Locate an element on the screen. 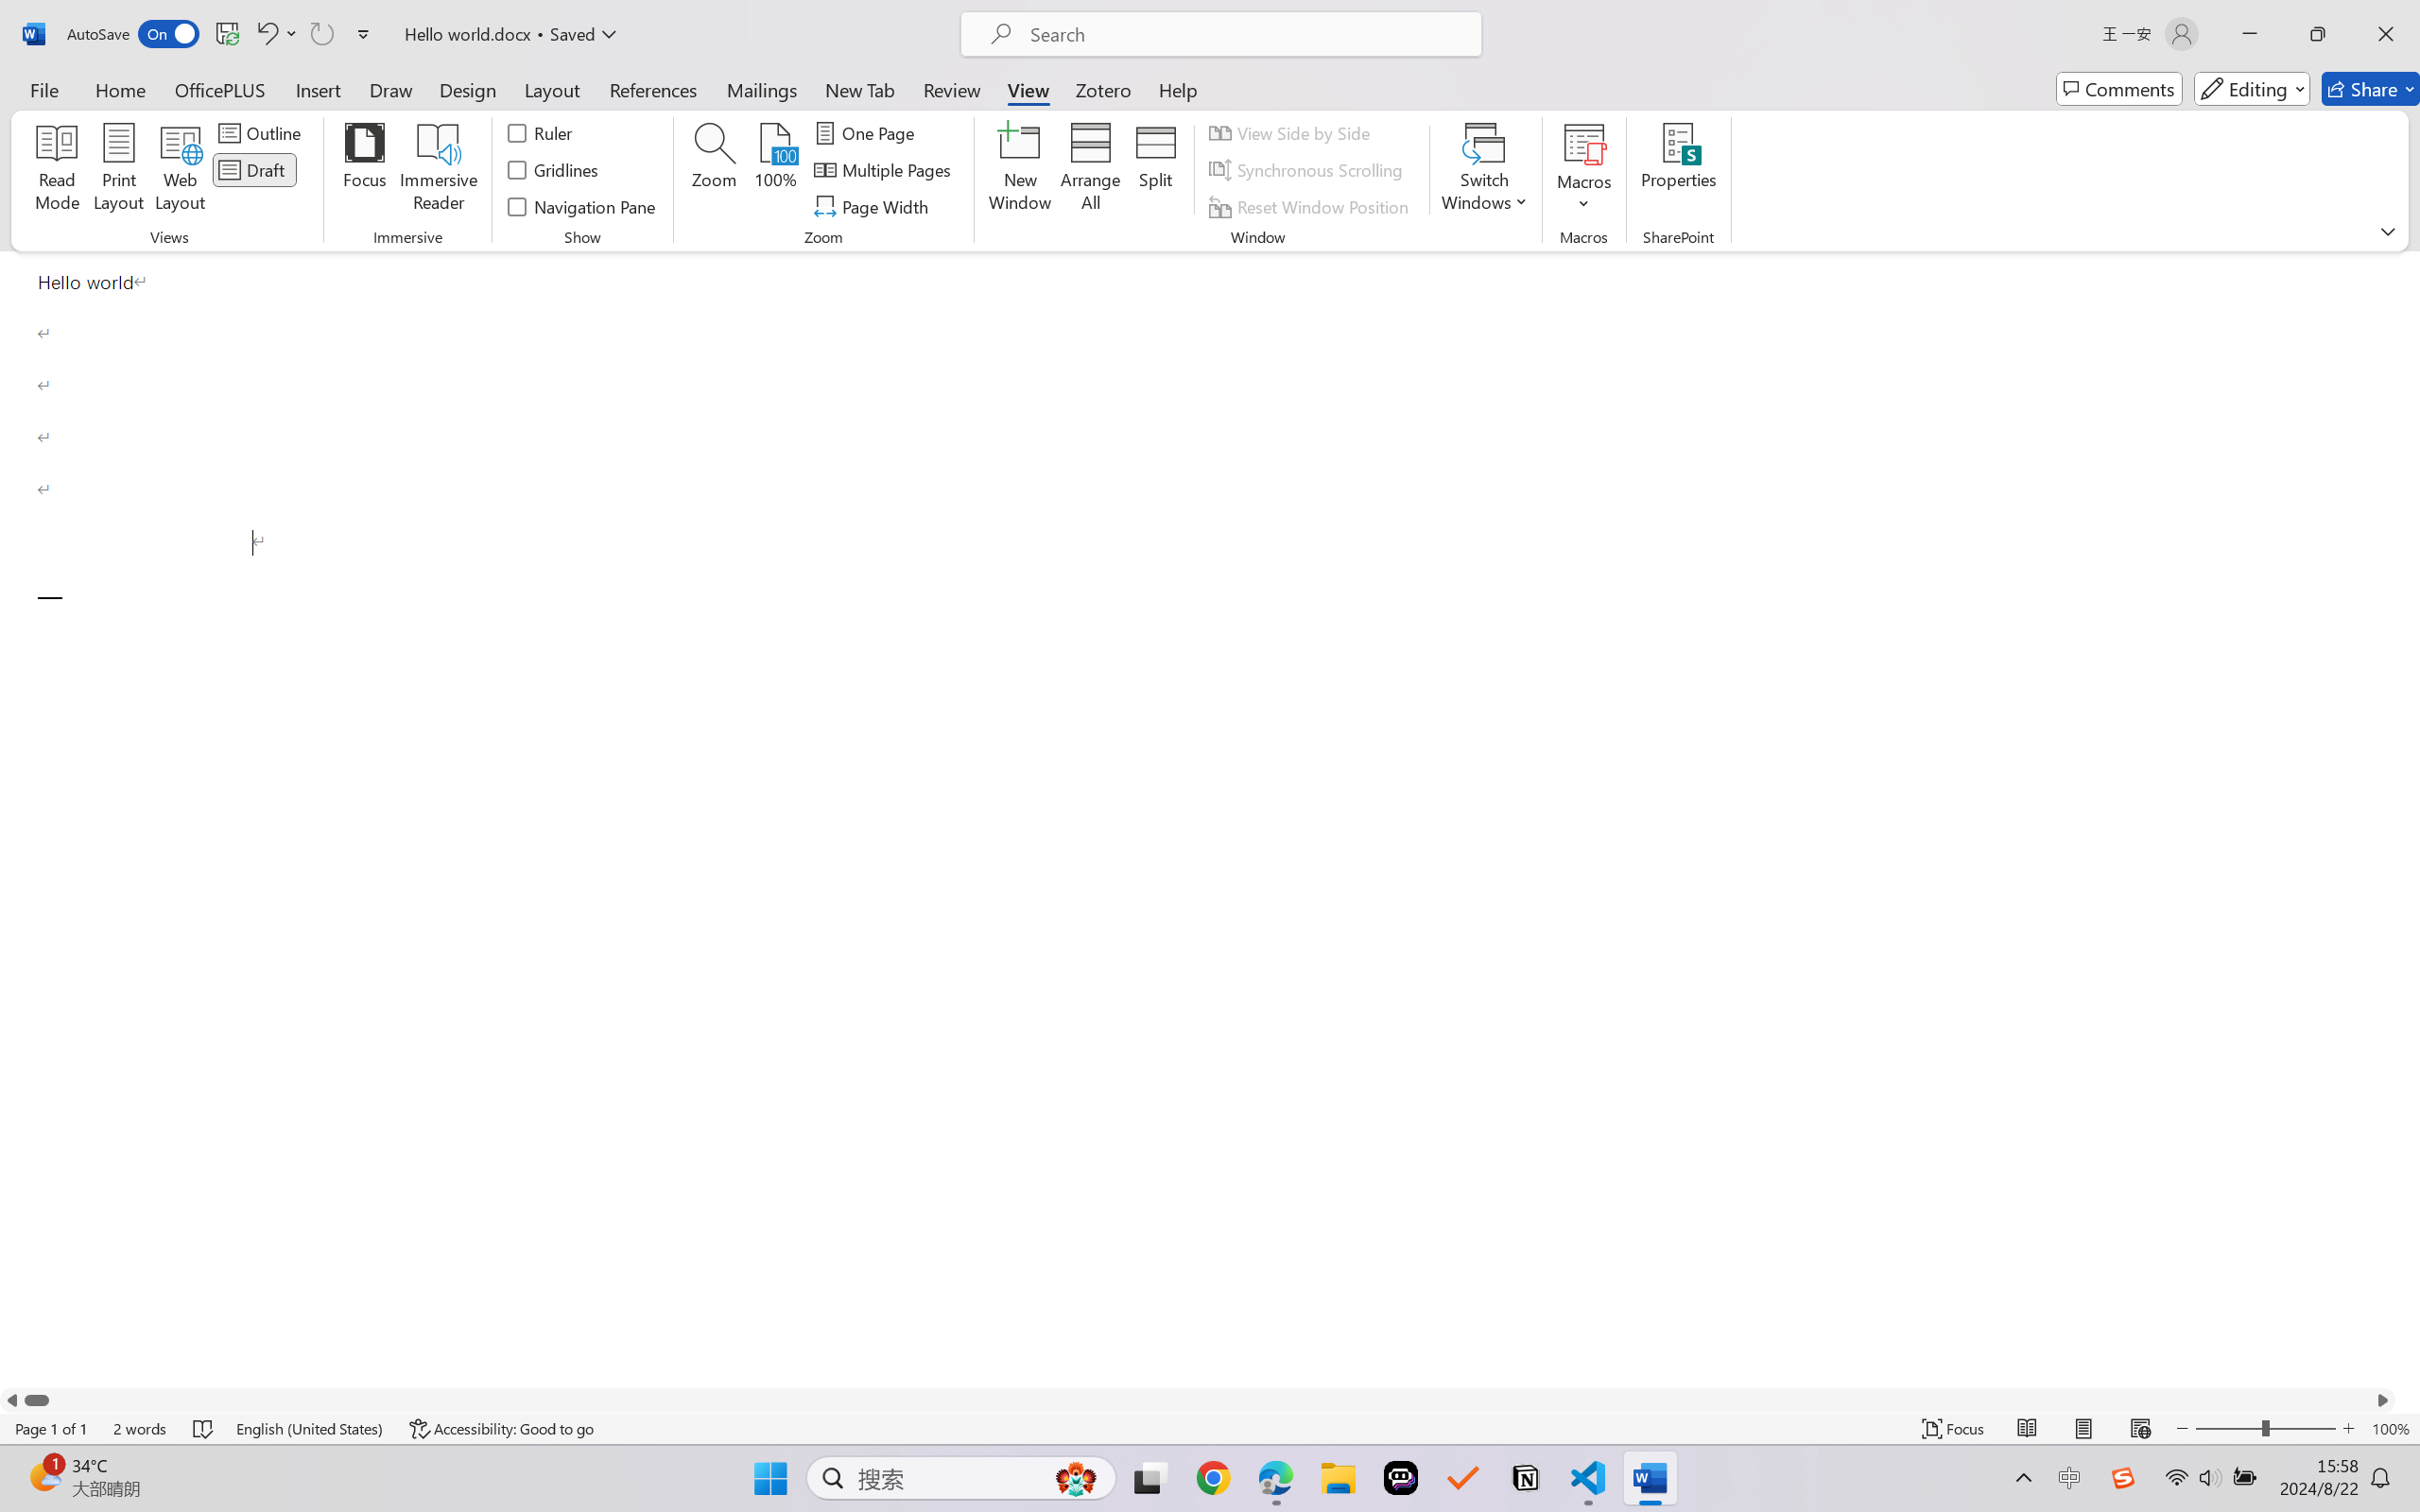 The height and width of the screenshot is (1512, 2420). 'Mailings' is located at coordinates (762, 88).